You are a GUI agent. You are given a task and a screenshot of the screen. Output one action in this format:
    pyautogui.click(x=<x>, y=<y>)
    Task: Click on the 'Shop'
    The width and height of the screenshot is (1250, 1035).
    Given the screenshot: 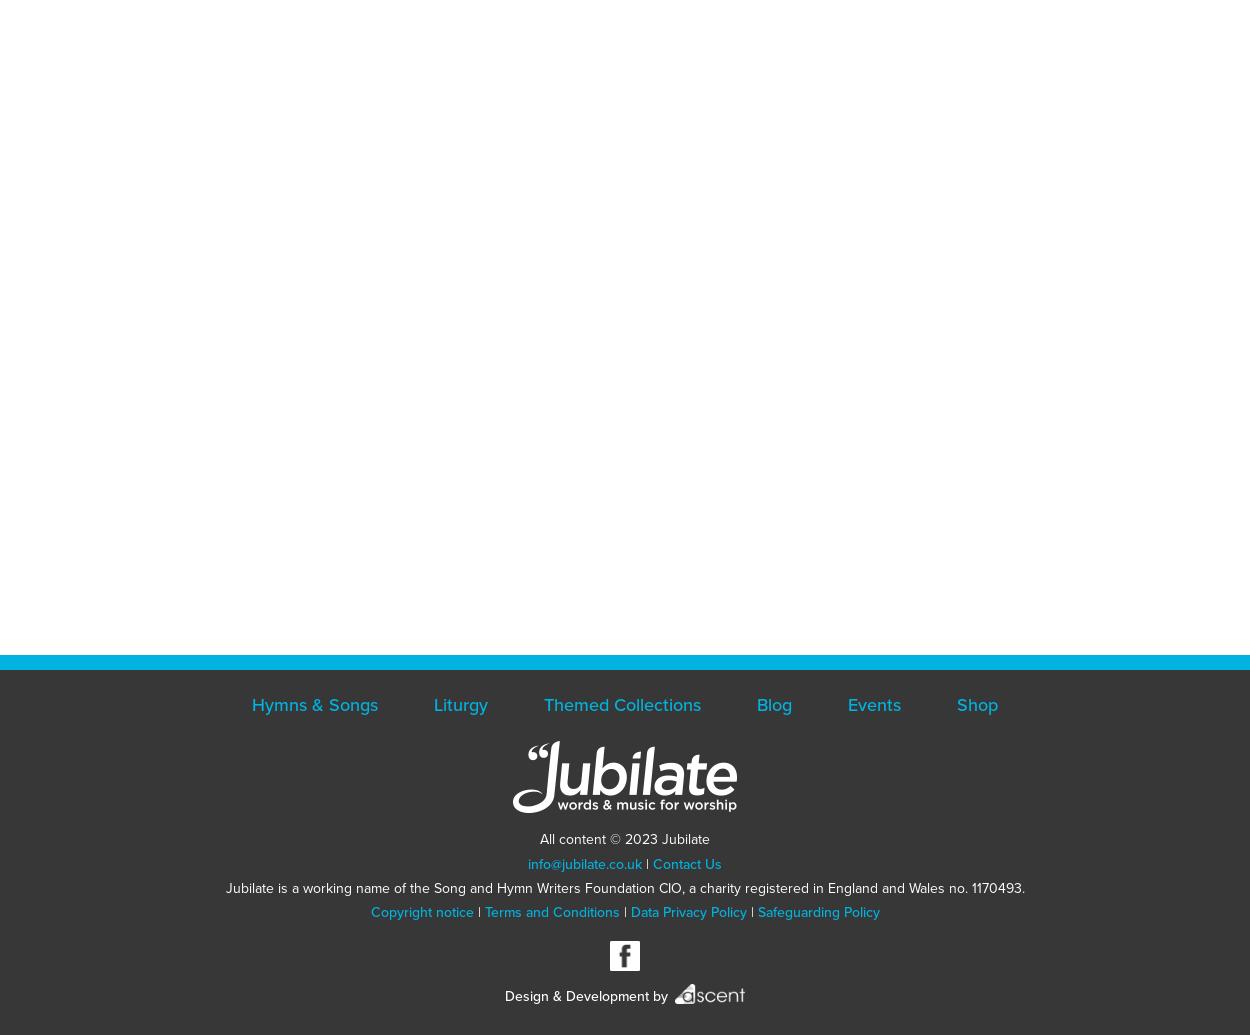 What is the action you would take?
    pyautogui.click(x=955, y=704)
    